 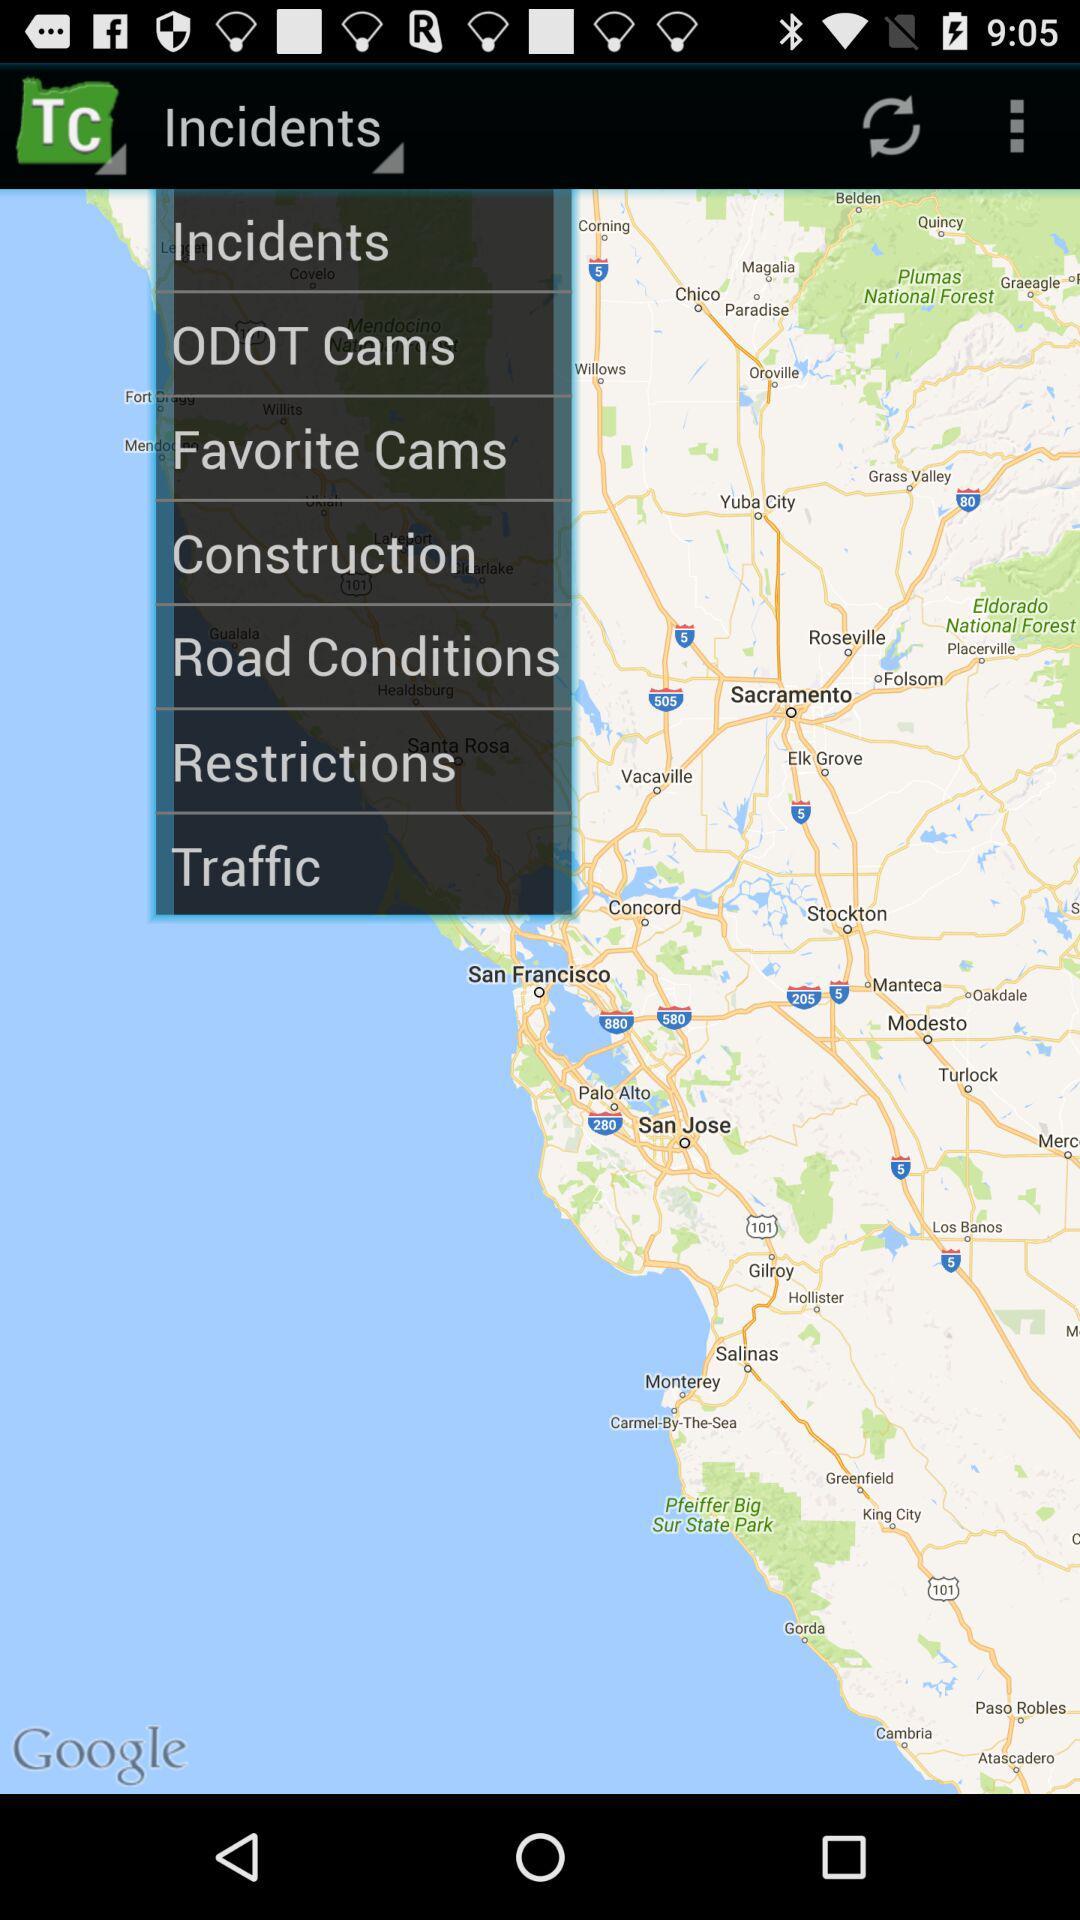 I want to click on restrictions icon, so click(x=363, y=759).